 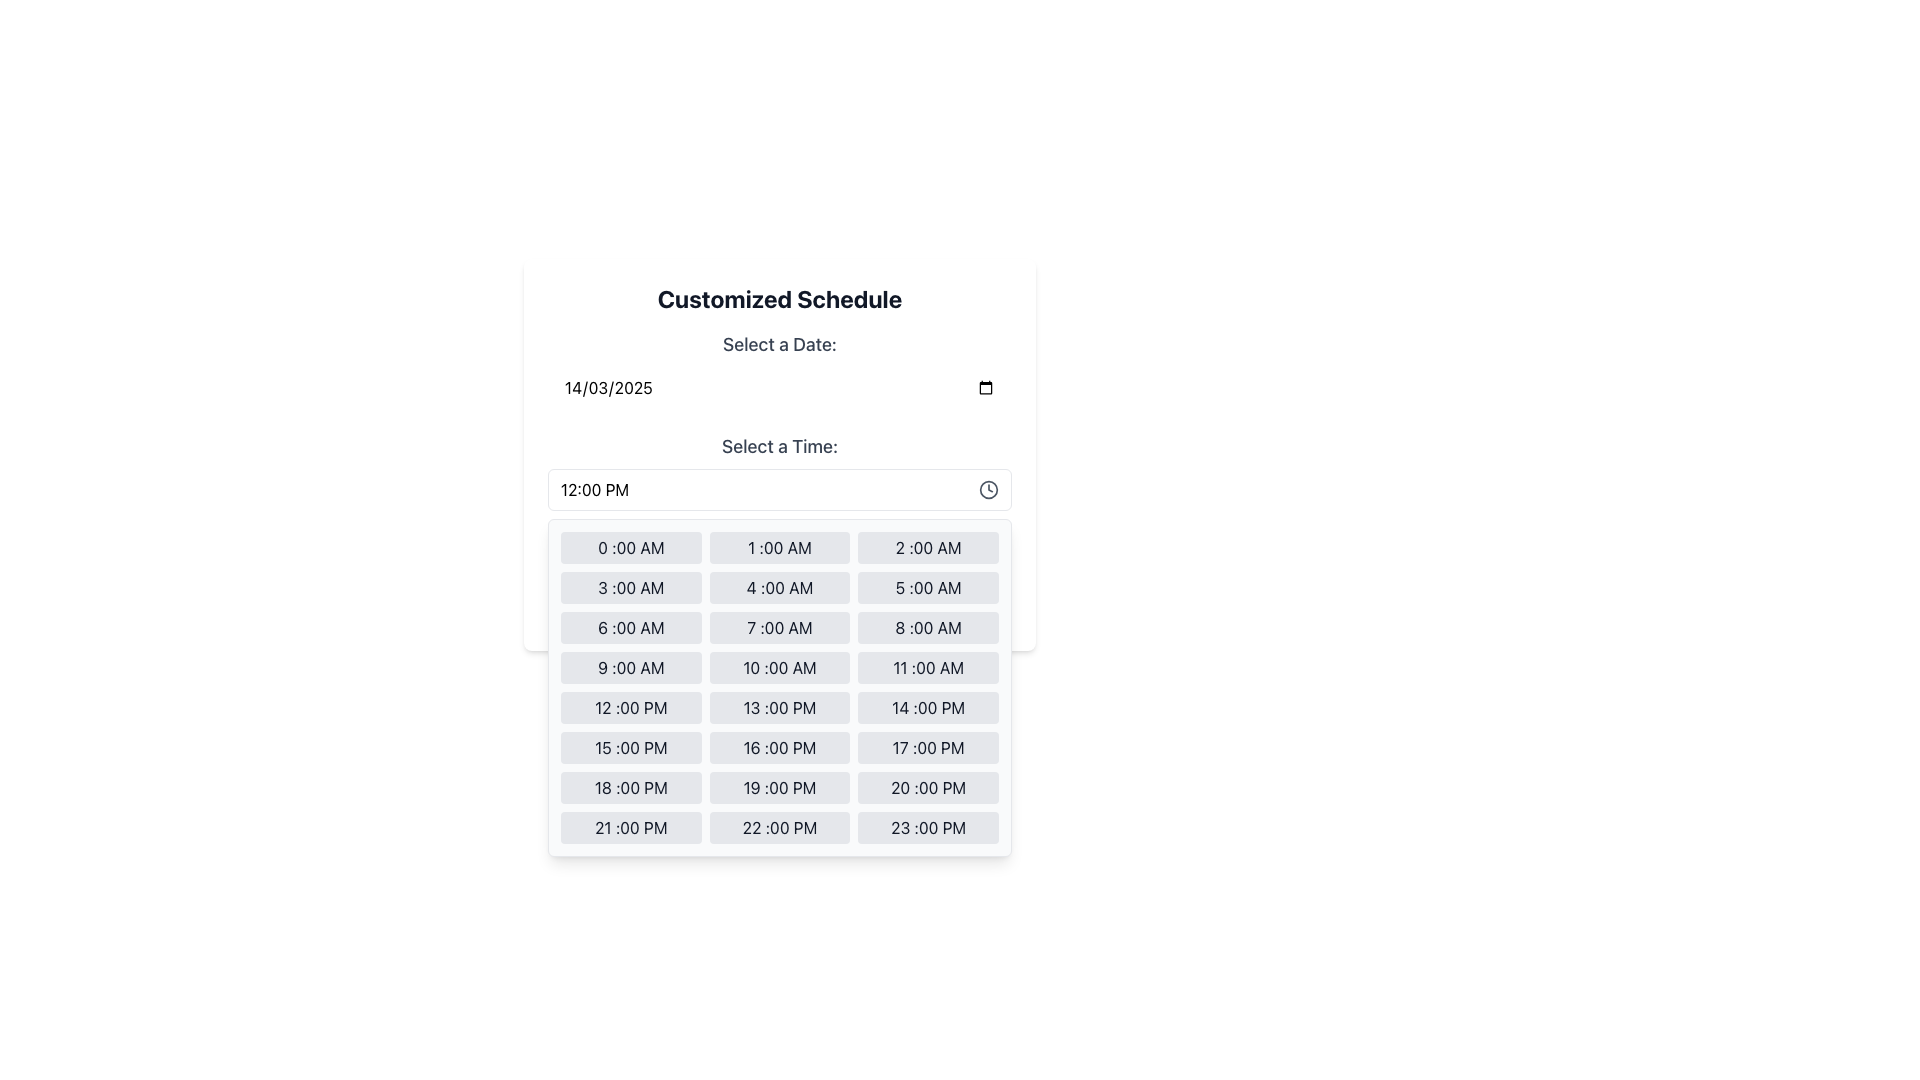 What do you see at coordinates (778, 455) in the screenshot?
I see `the dropdown menu in the dialog box for selecting date and time options, which is part of the 'Customized Schedule' dialog that appears above the confirmation button` at bounding box center [778, 455].